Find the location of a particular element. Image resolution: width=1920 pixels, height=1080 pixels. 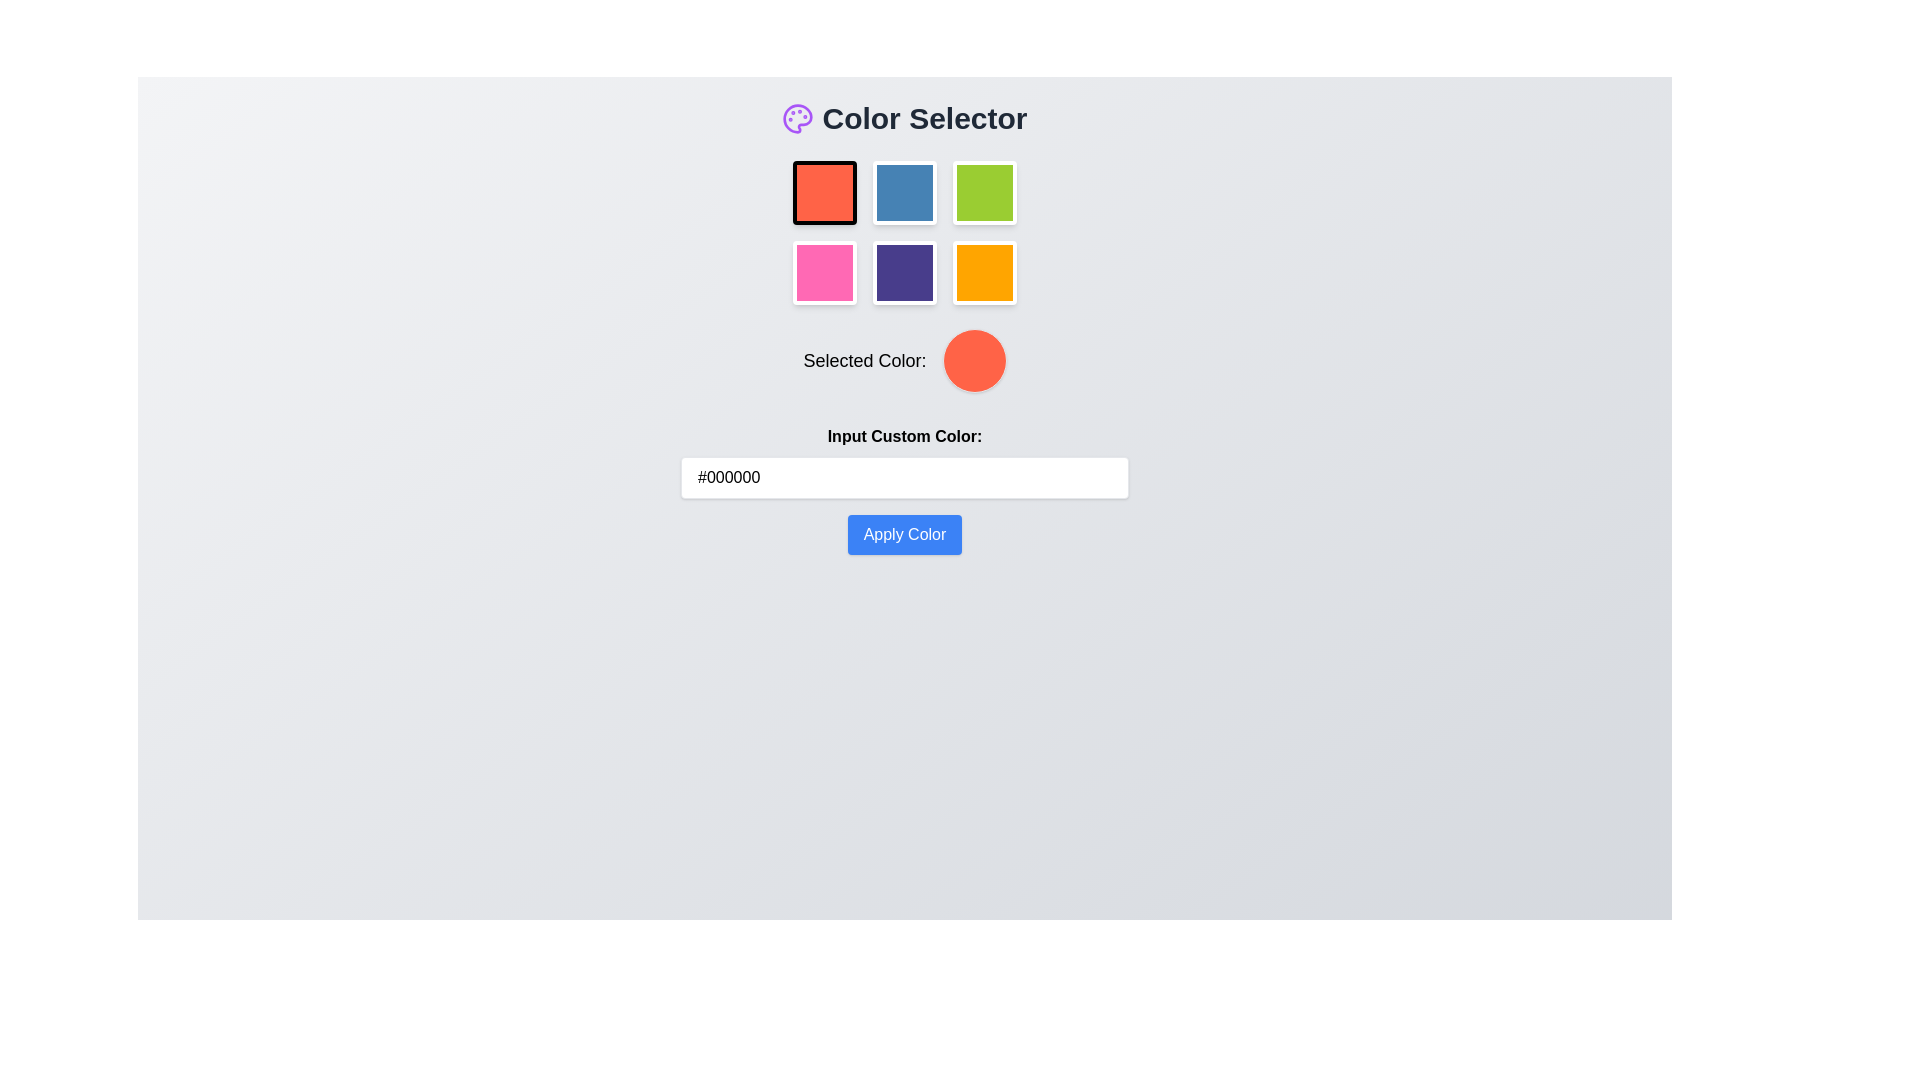

the interactive color selection block located in the bottom-right position of the 3x2 grid layout is located at coordinates (984, 273).